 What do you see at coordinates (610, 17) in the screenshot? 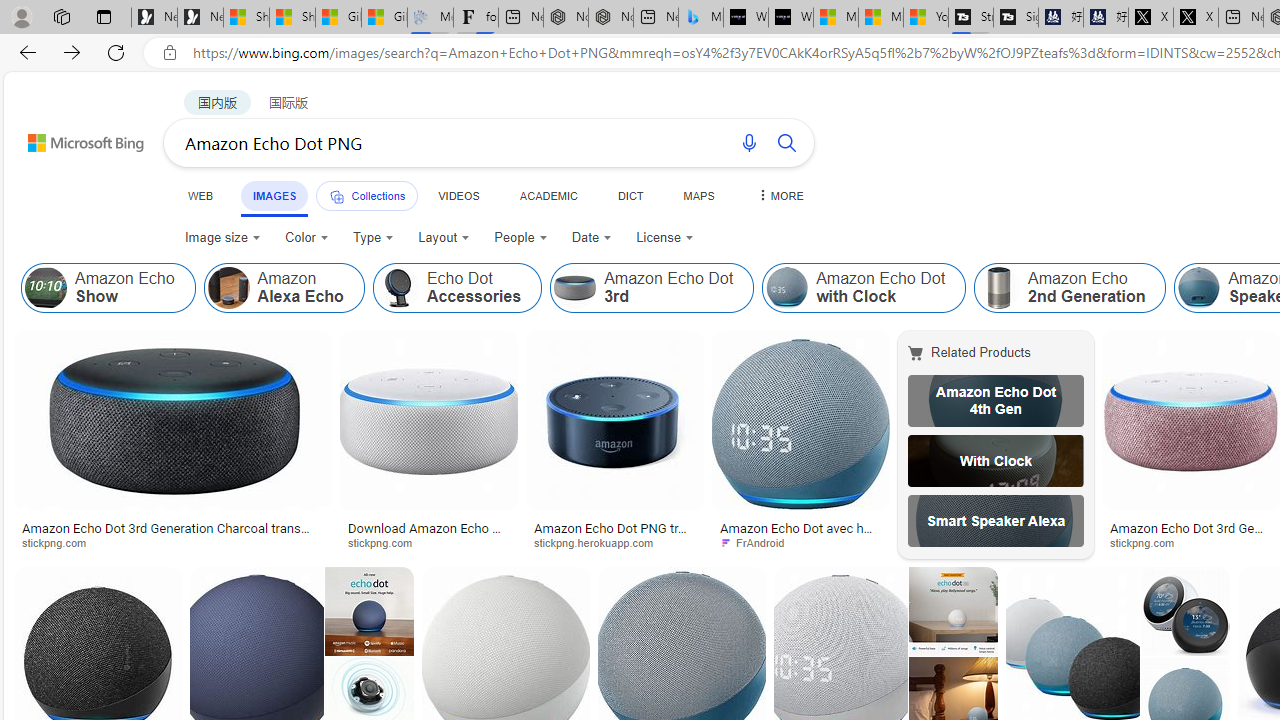
I see `'Nordace - #1 Japanese Best-Seller - Siena Smart Backpack'` at bounding box center [610, 17].